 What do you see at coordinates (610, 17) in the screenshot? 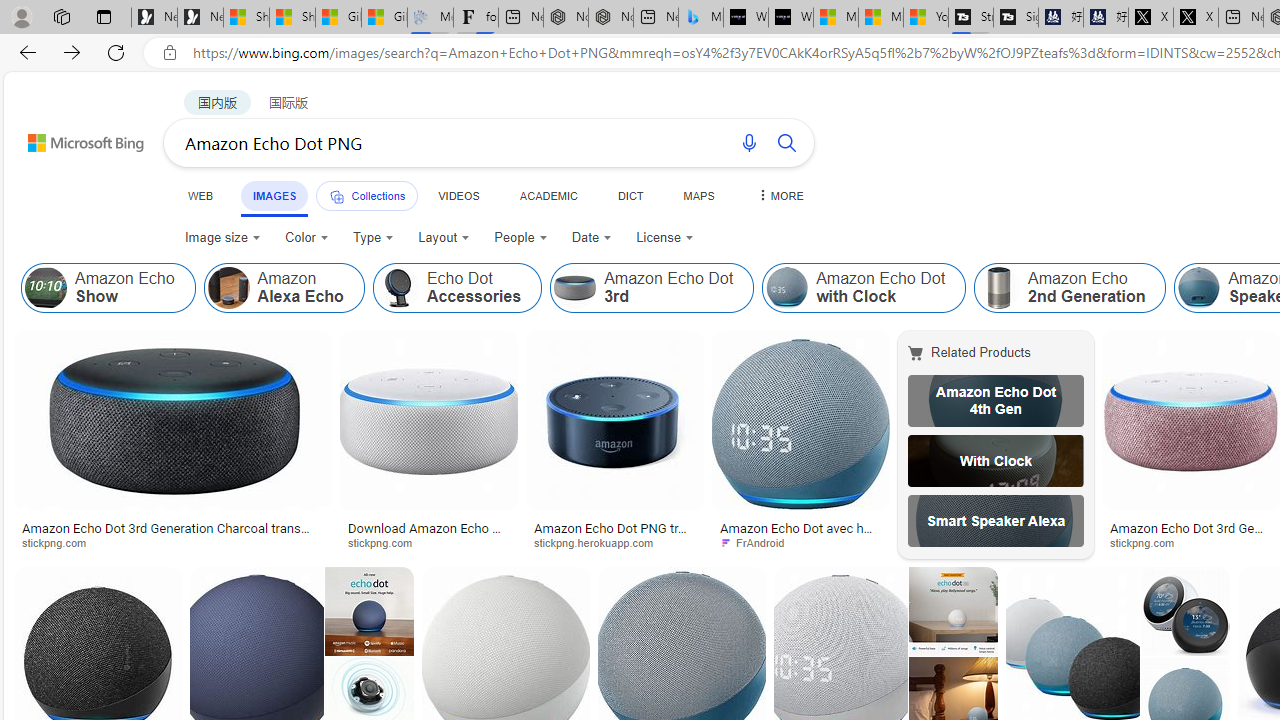
I see `'Nordace - #1 Japanese Best-Seller - Siena Smart Backpack'` at bounding box center [610, 17].